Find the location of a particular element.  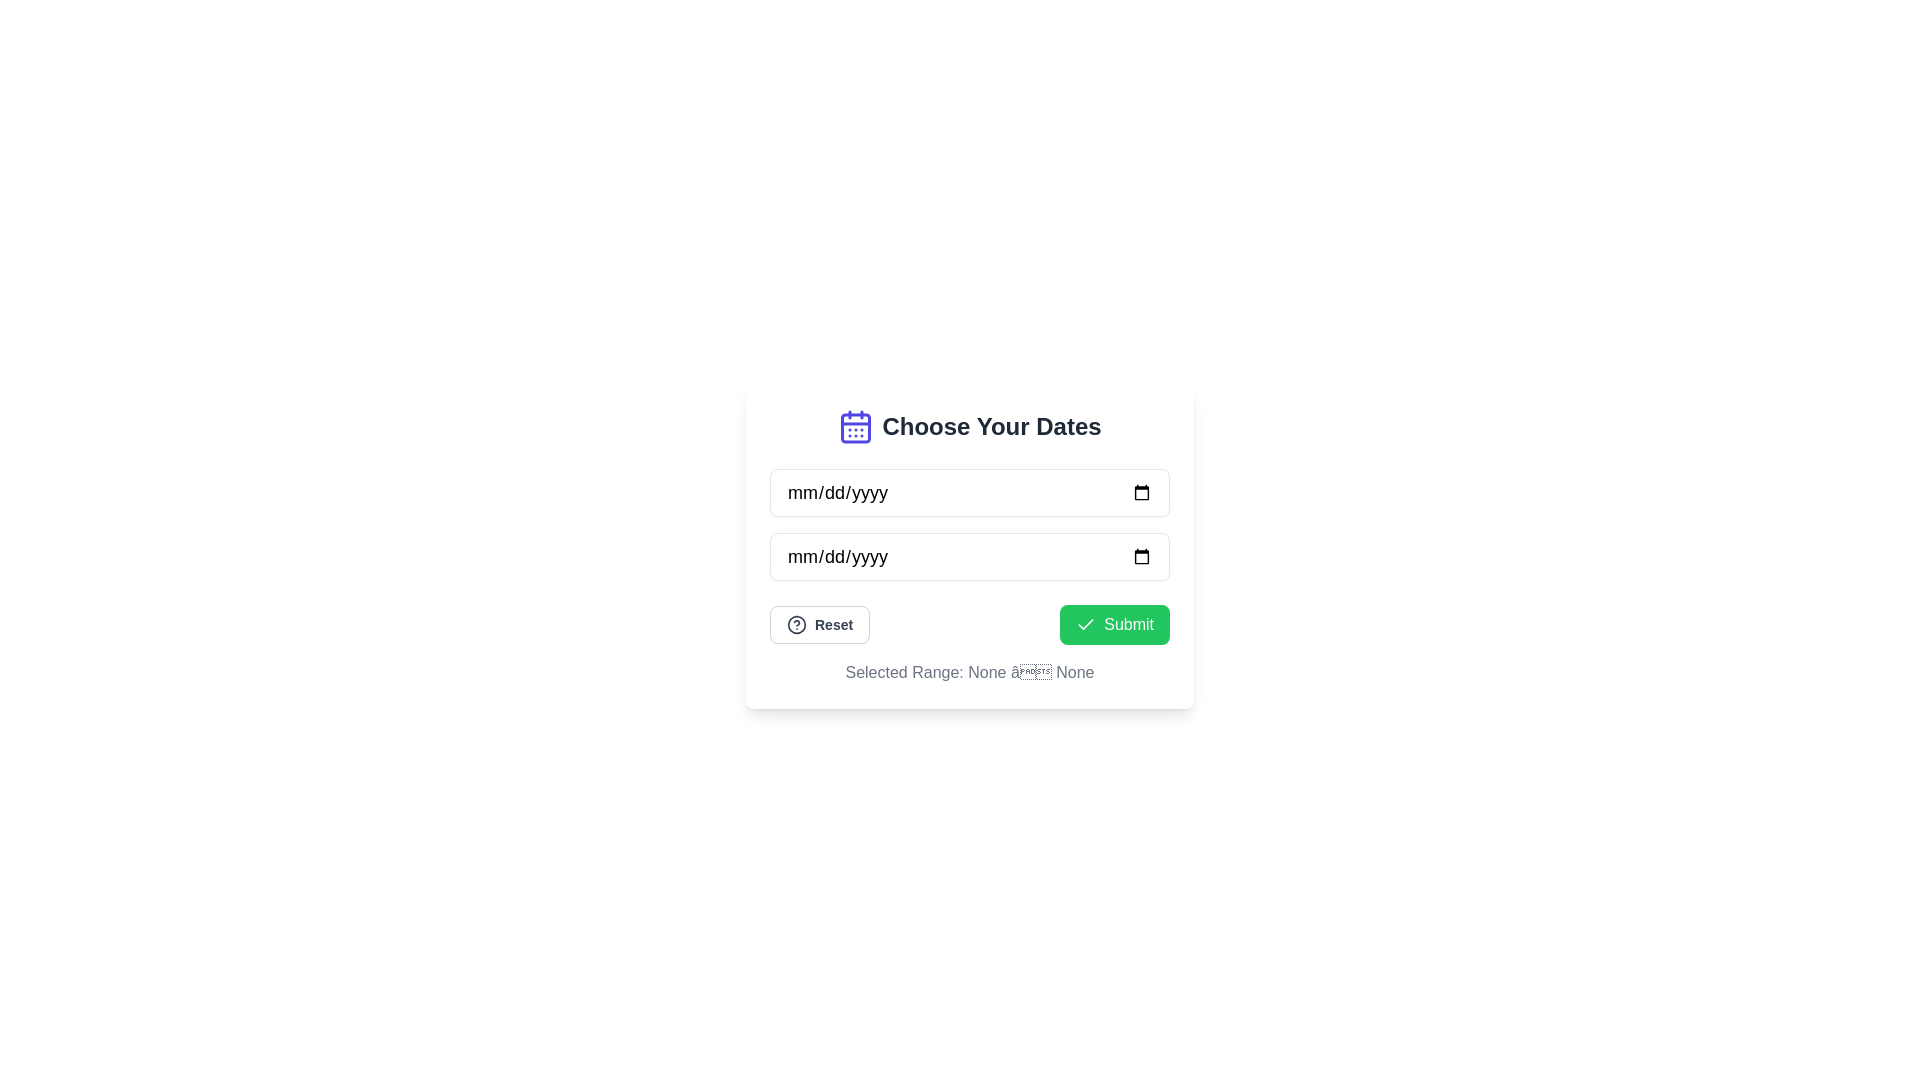

the calendar icon located to the left of the 'Choose Your Dates' header, which serves as an indicator for selecting or viewing dates is located at coordinates (856, 426).